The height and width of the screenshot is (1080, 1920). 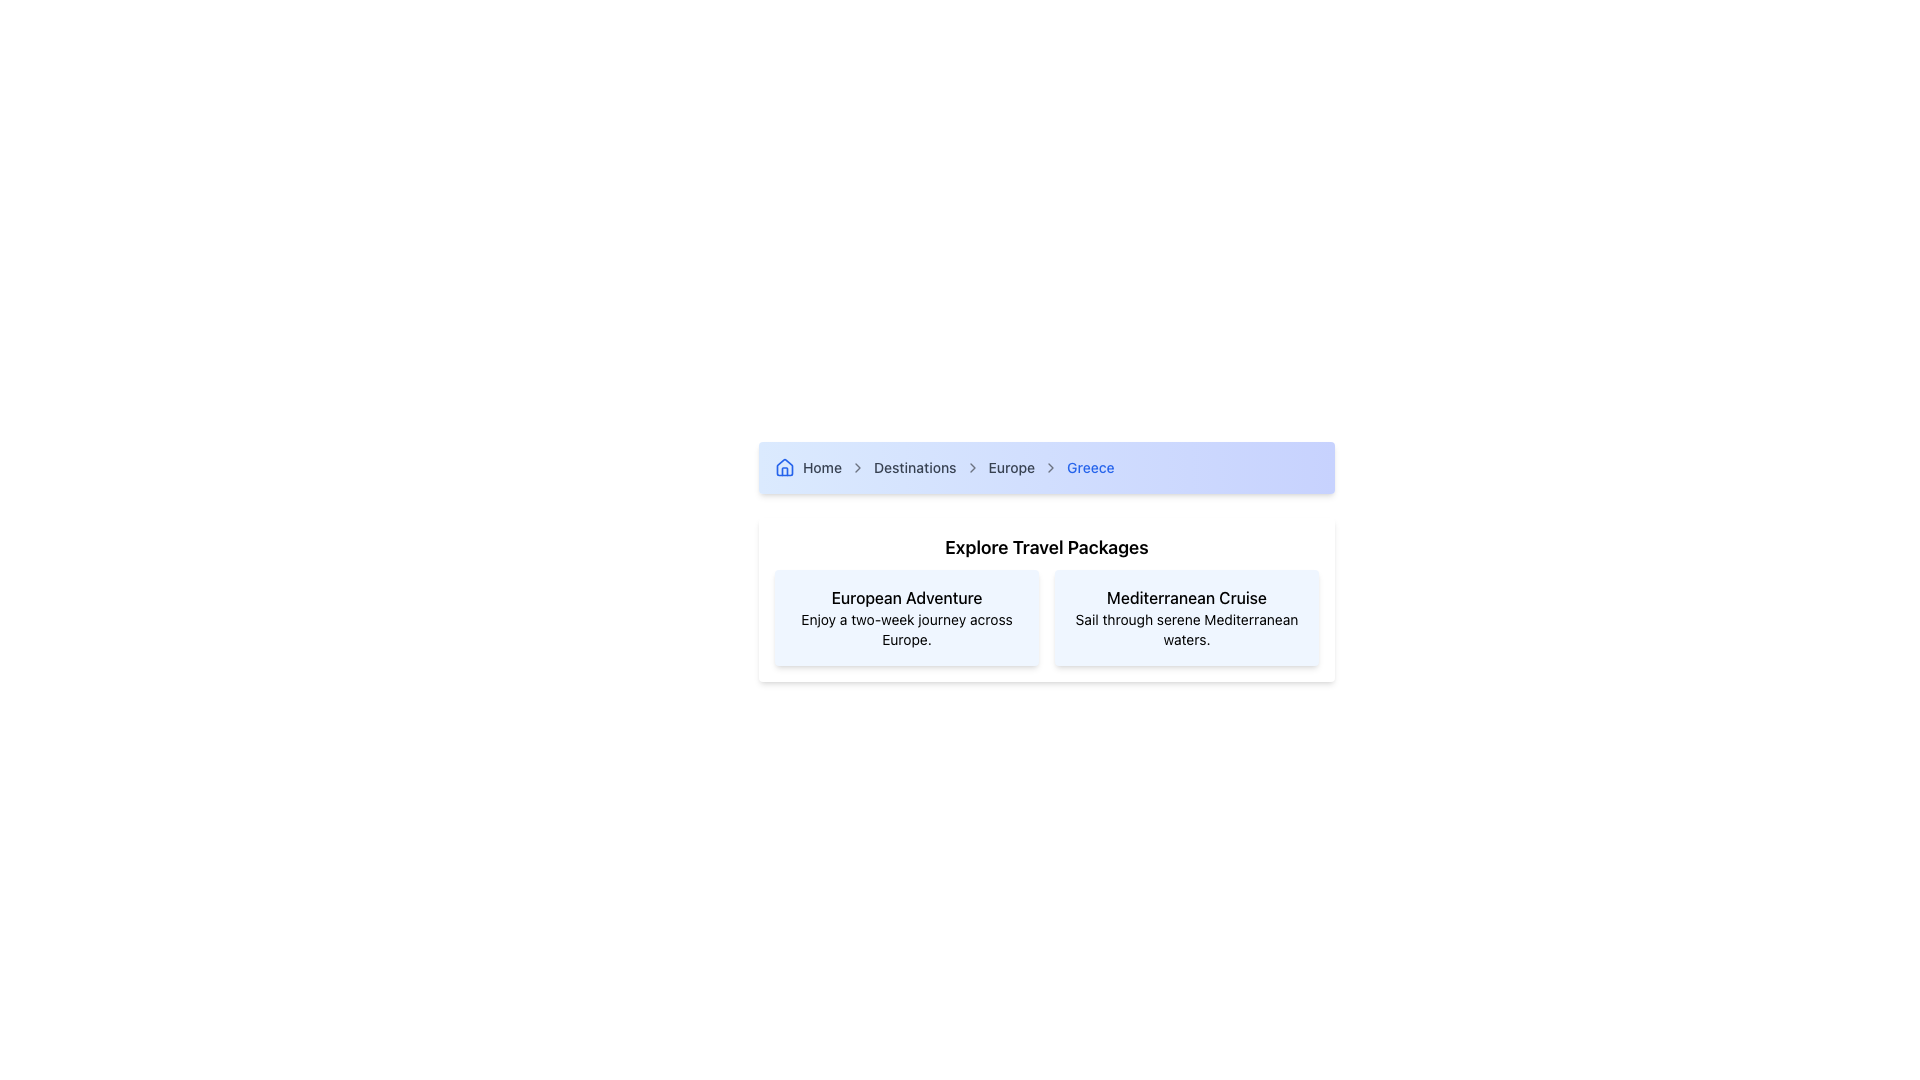 I want to click on the text content of the supporting description for the 'European Adventure' package located beneath its heading within the left card of a two-card layout, so click(x=906, y=628).